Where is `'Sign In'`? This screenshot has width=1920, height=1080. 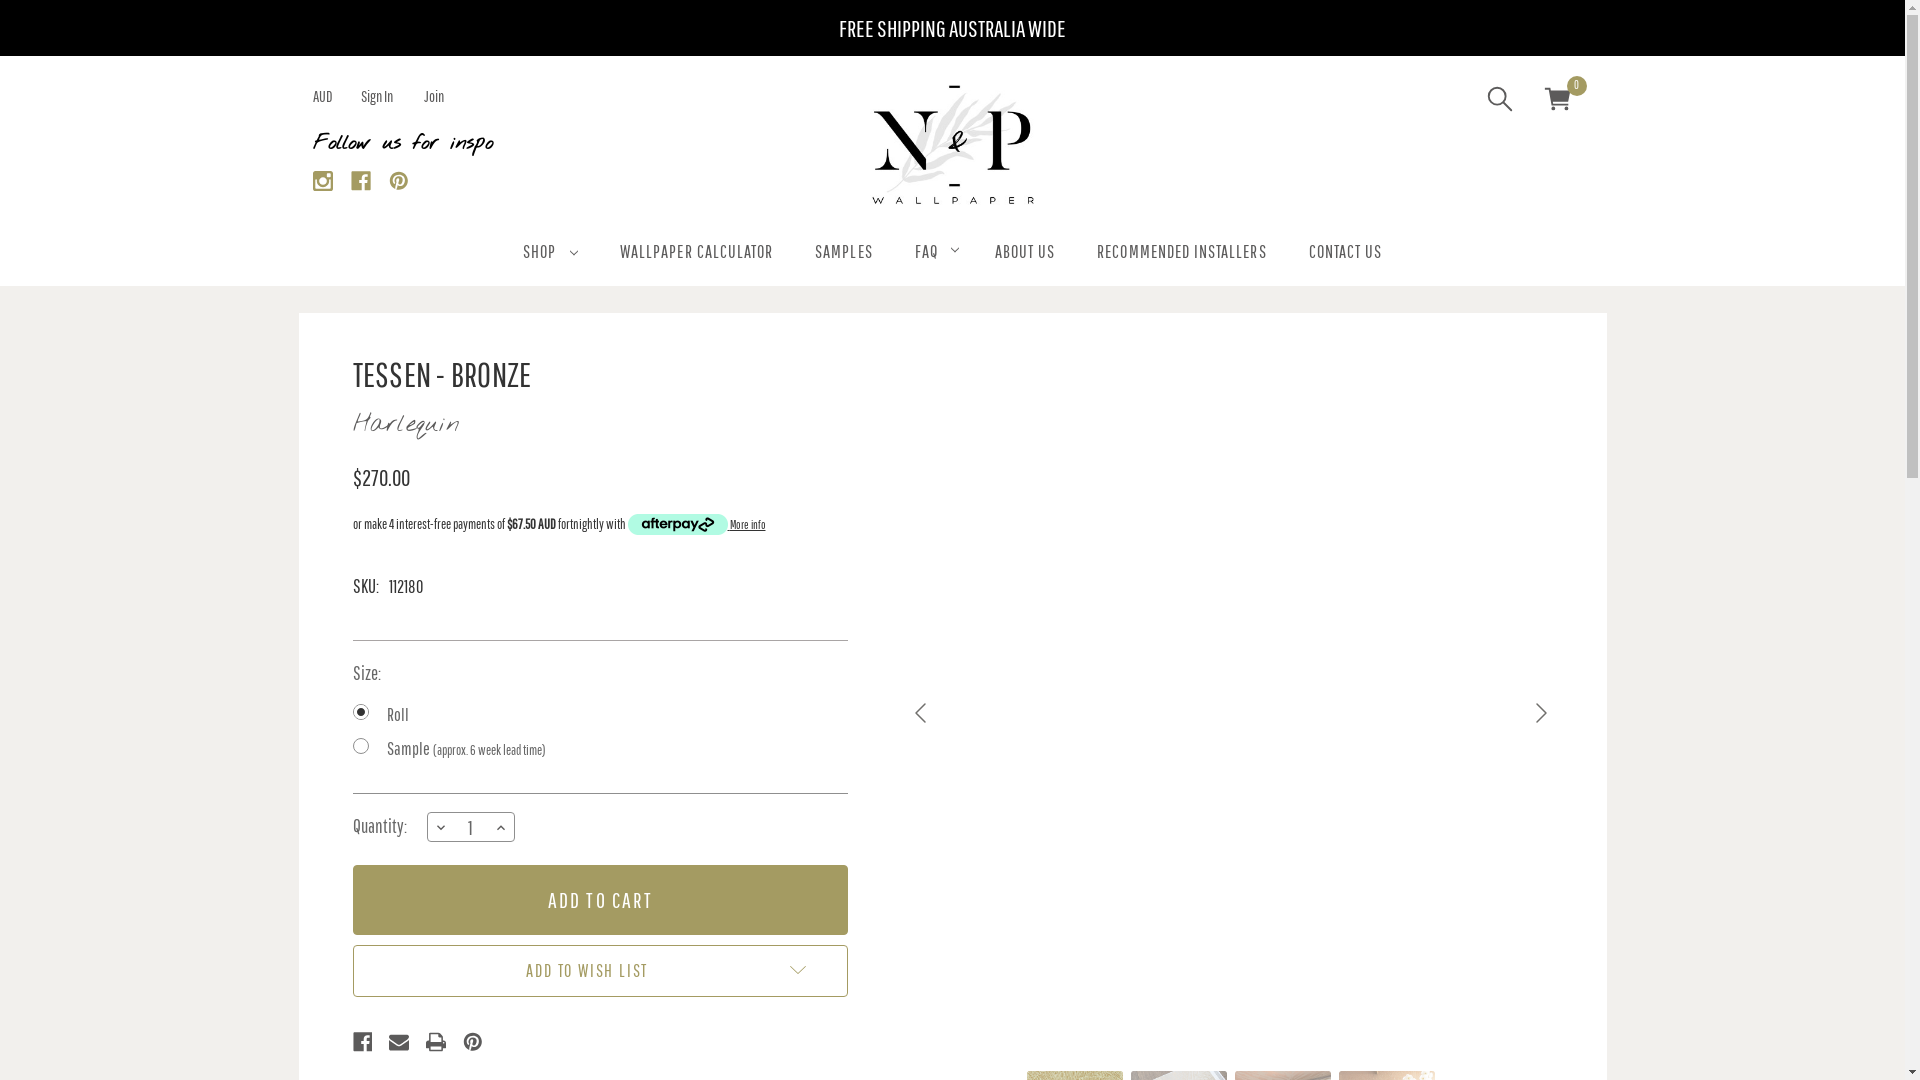 'Sign In' is located at coordinates (375, 96).